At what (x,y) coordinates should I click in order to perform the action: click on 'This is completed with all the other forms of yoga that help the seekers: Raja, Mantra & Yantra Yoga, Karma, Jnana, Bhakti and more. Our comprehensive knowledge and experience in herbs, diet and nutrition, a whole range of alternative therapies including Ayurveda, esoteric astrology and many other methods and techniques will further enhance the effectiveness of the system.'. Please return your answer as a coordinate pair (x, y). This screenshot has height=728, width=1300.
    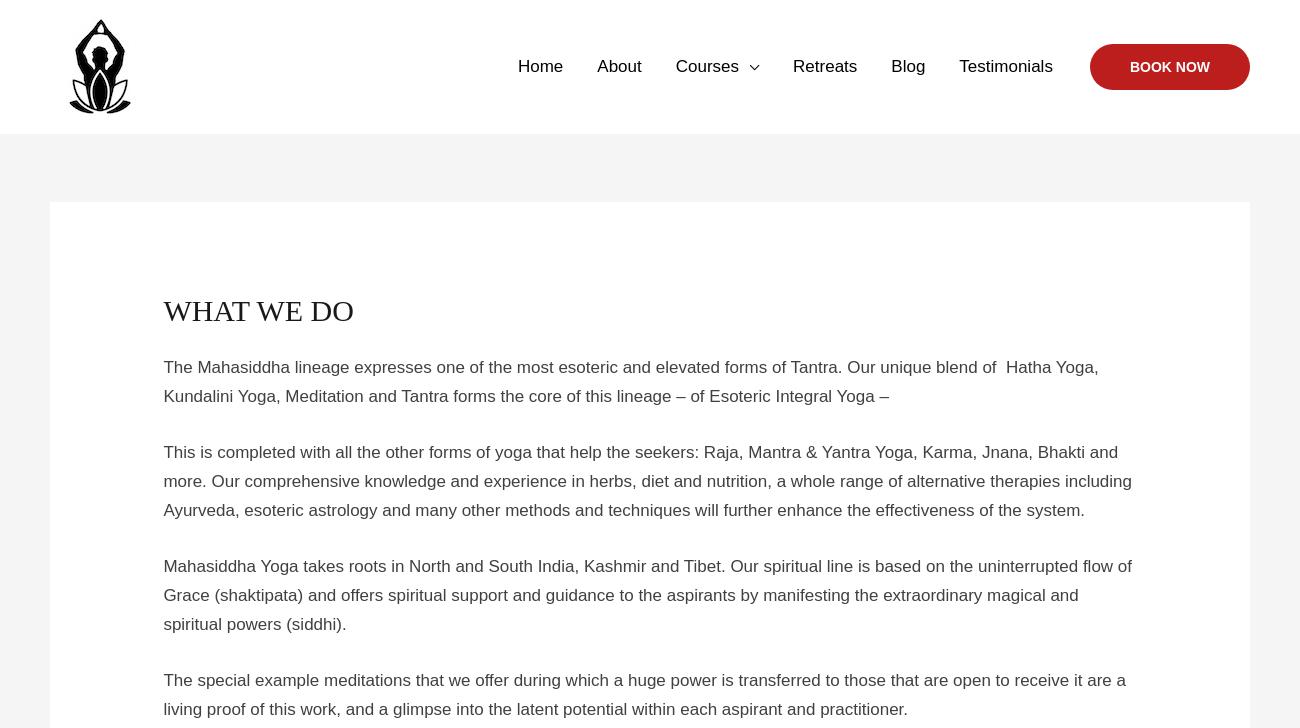
    Looking at the image, I should click on (647, 481).